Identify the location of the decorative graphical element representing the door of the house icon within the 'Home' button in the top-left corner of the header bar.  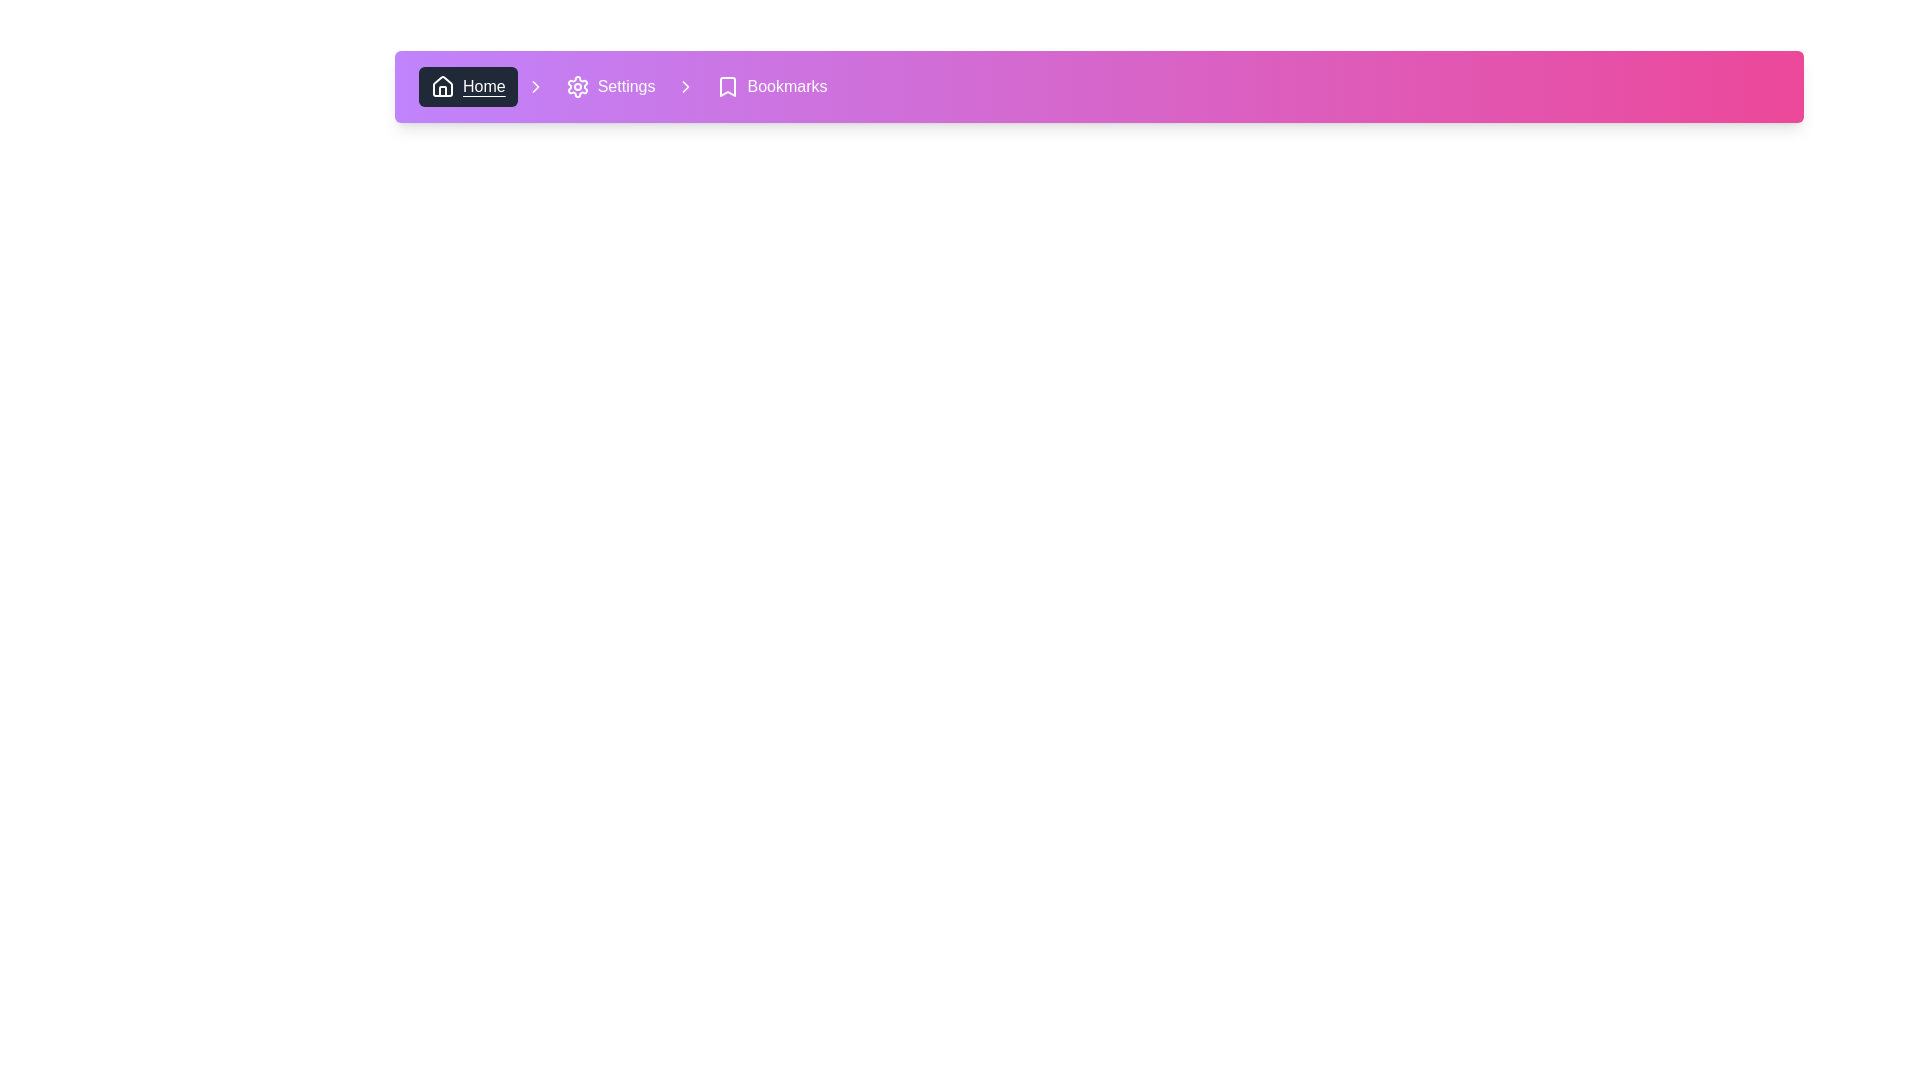
(441, 91).